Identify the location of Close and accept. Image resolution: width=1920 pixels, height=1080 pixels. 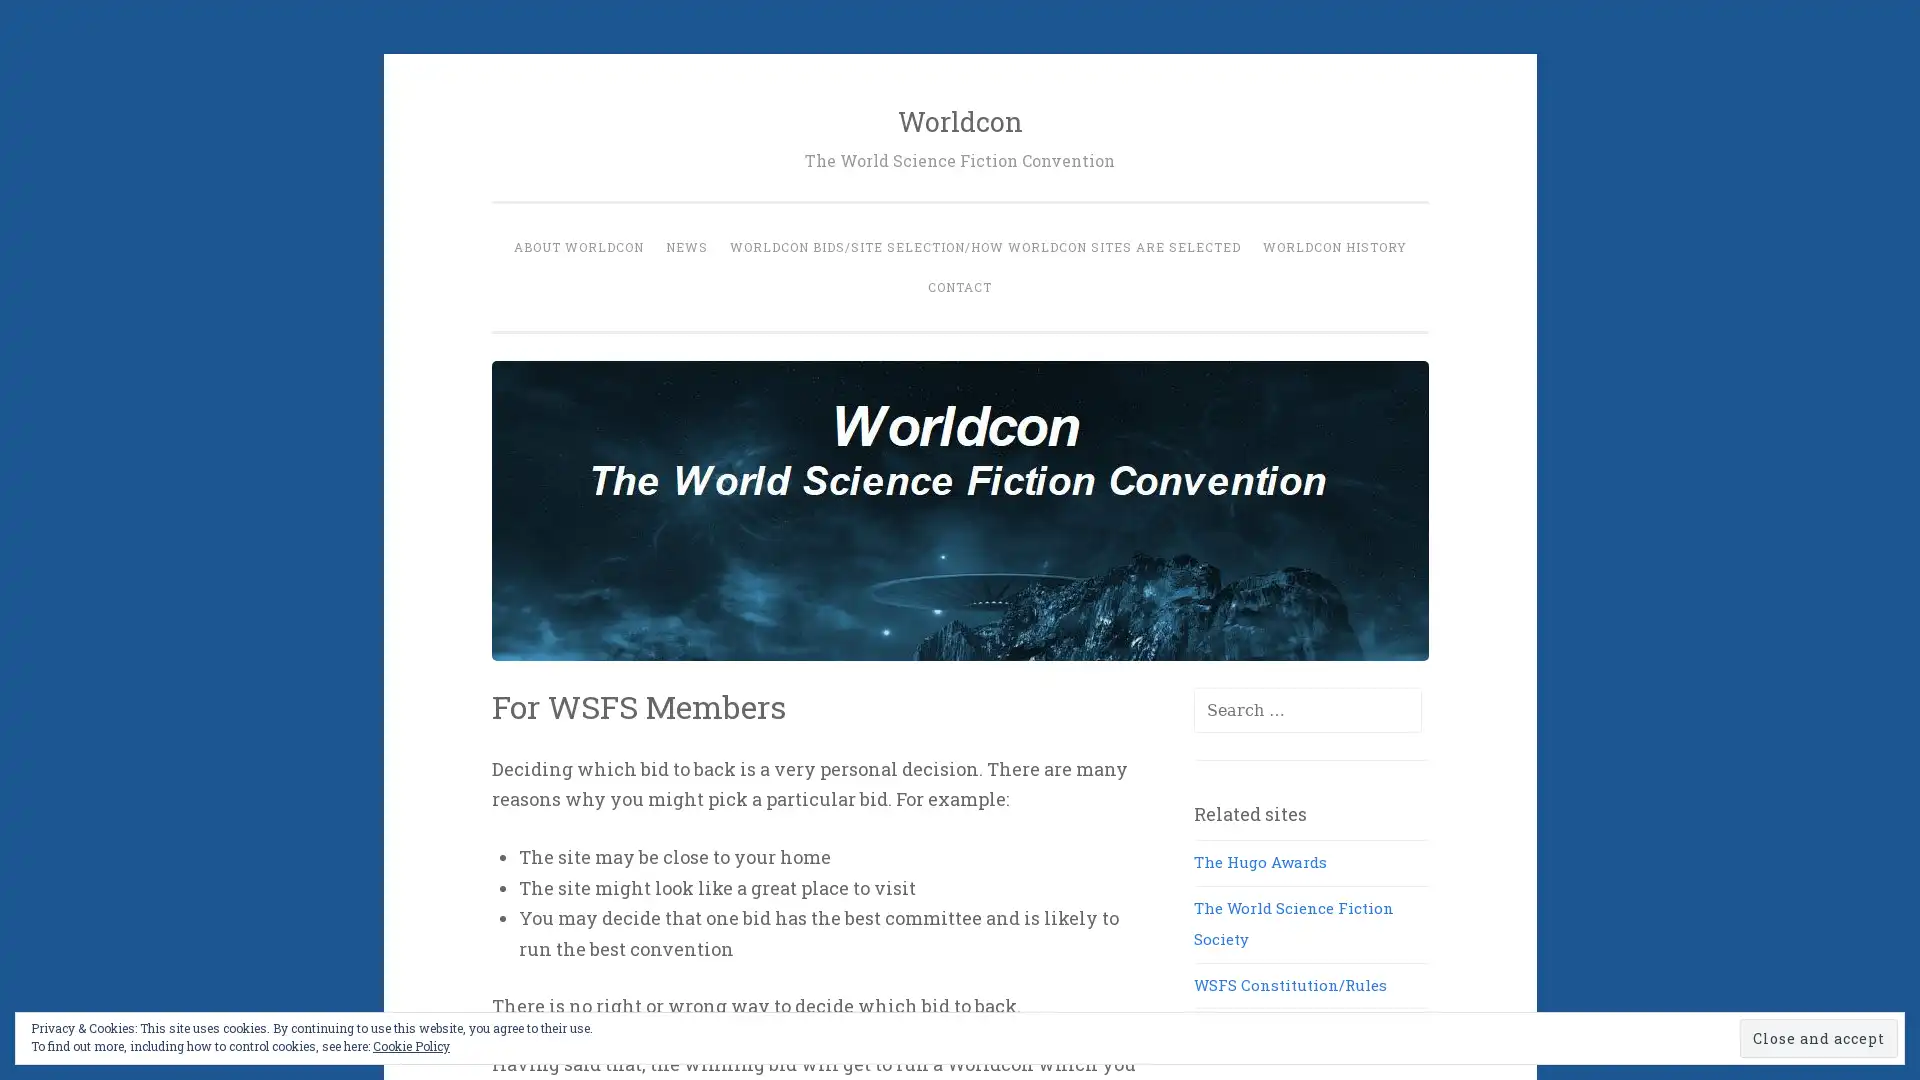
(1819, 1037).